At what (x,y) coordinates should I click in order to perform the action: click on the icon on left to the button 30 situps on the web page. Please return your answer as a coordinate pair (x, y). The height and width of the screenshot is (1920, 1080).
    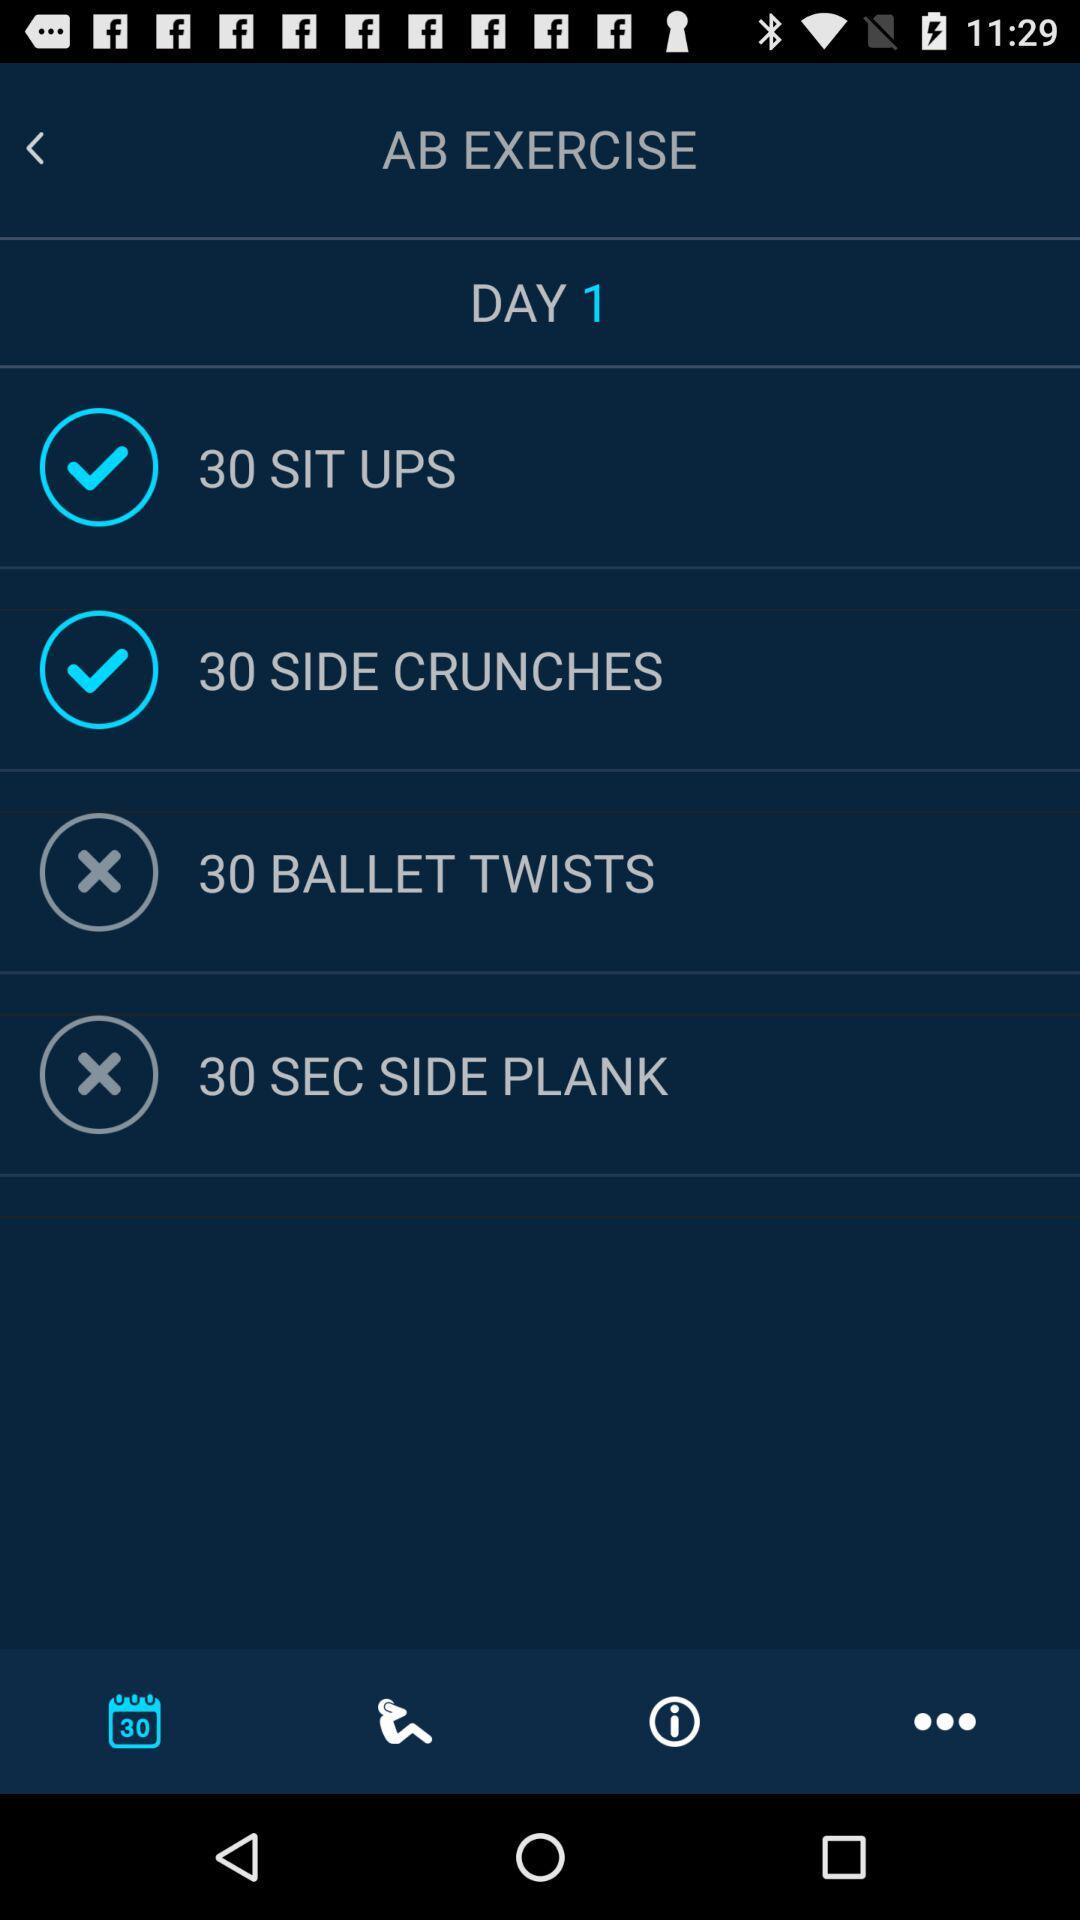
    Looking at the image, I should click on (99, 466).